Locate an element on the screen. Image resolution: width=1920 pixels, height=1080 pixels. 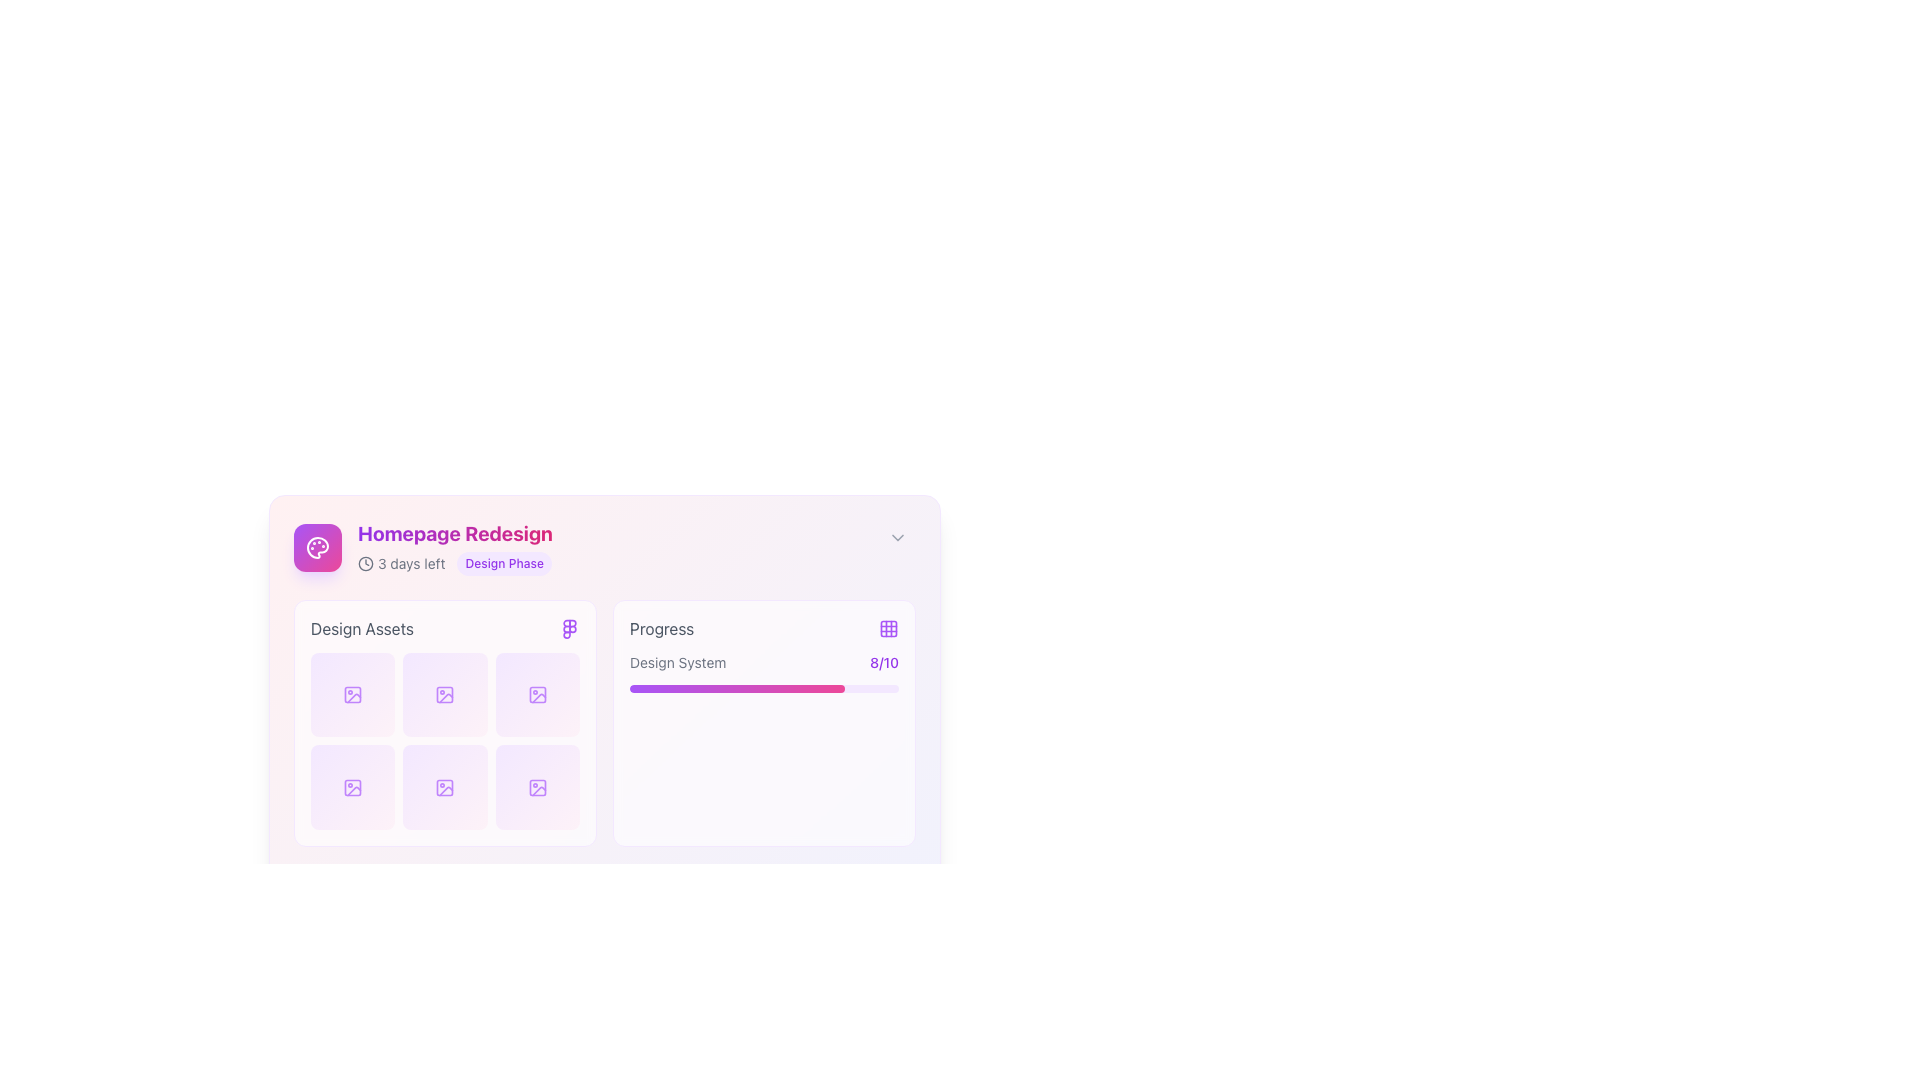
the purple-themed square icon in the bottom-right position of the 'Design Assets' section is located at coordinates (537, 786).